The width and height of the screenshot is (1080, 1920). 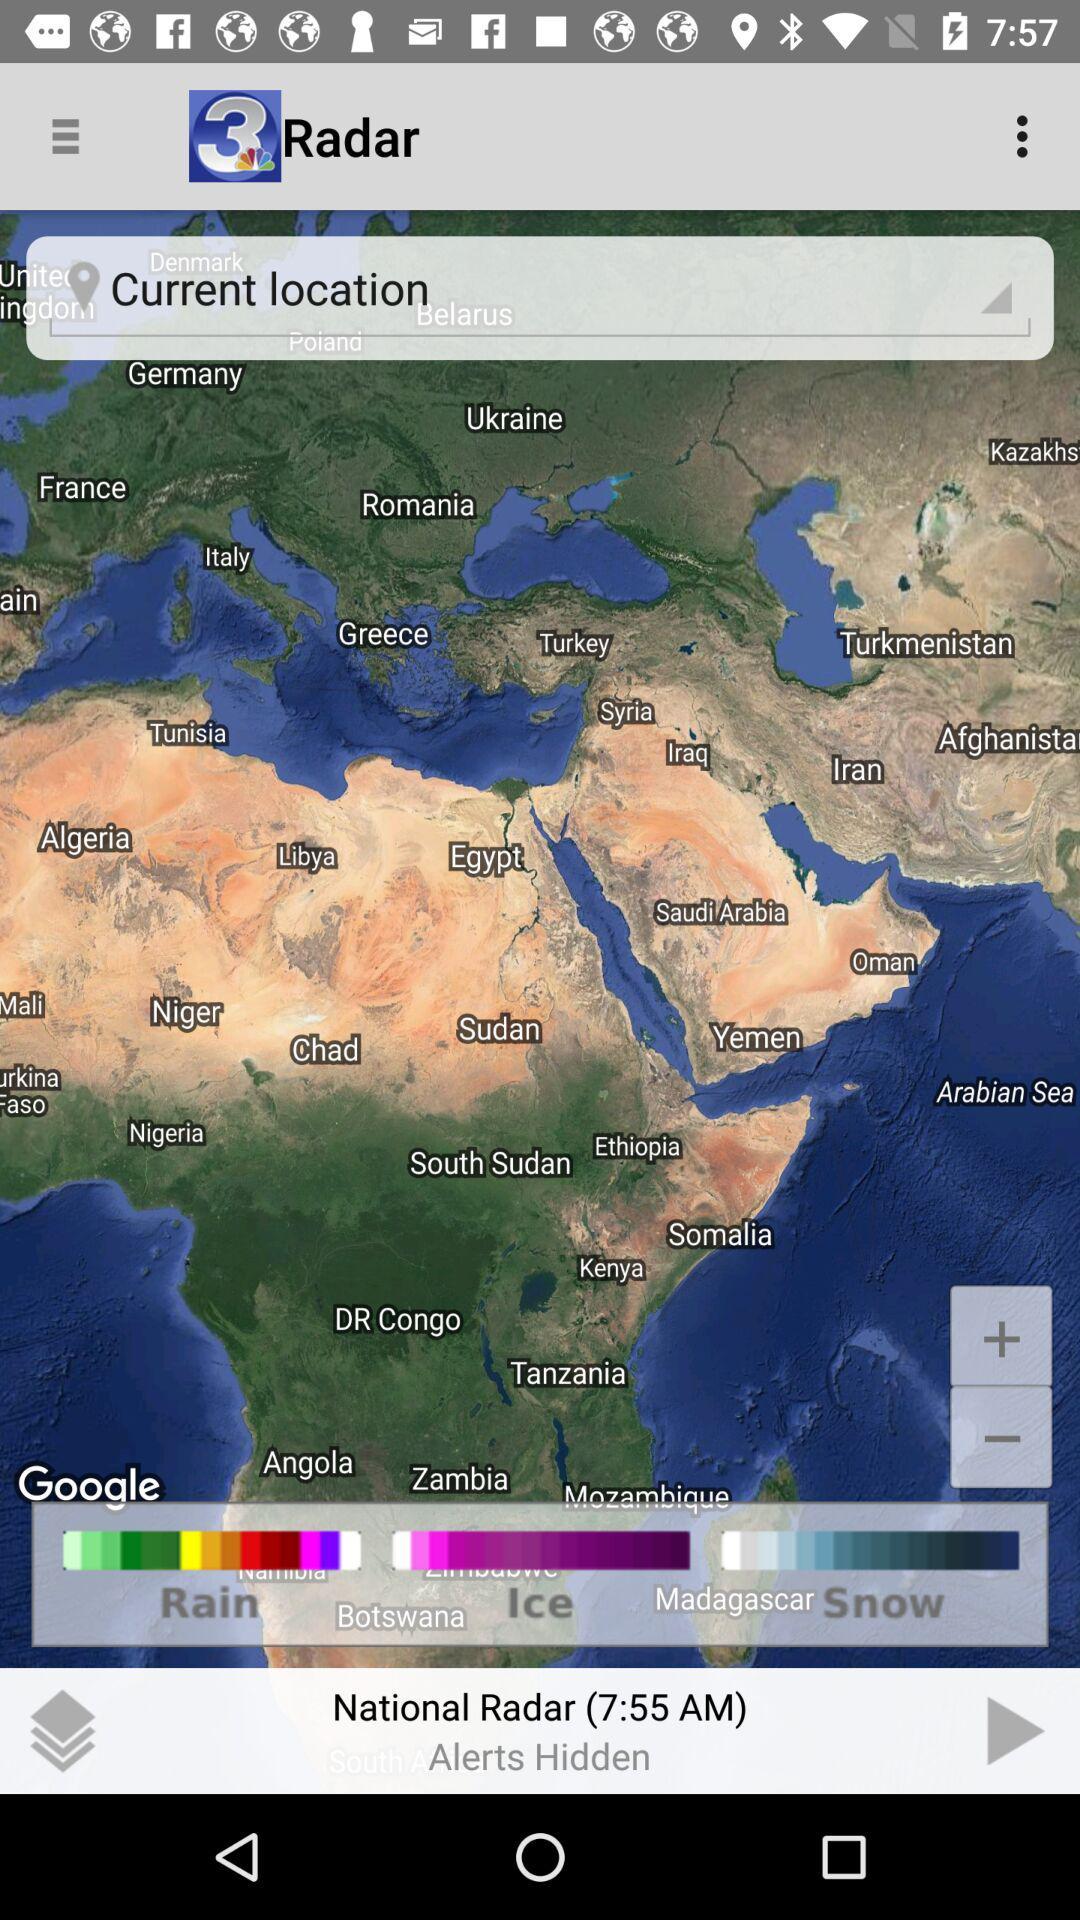 What do you see at coordinates (1027, 135) in the screenshot?
I see `item to the right of radar` at bounding box center [1027, 135].